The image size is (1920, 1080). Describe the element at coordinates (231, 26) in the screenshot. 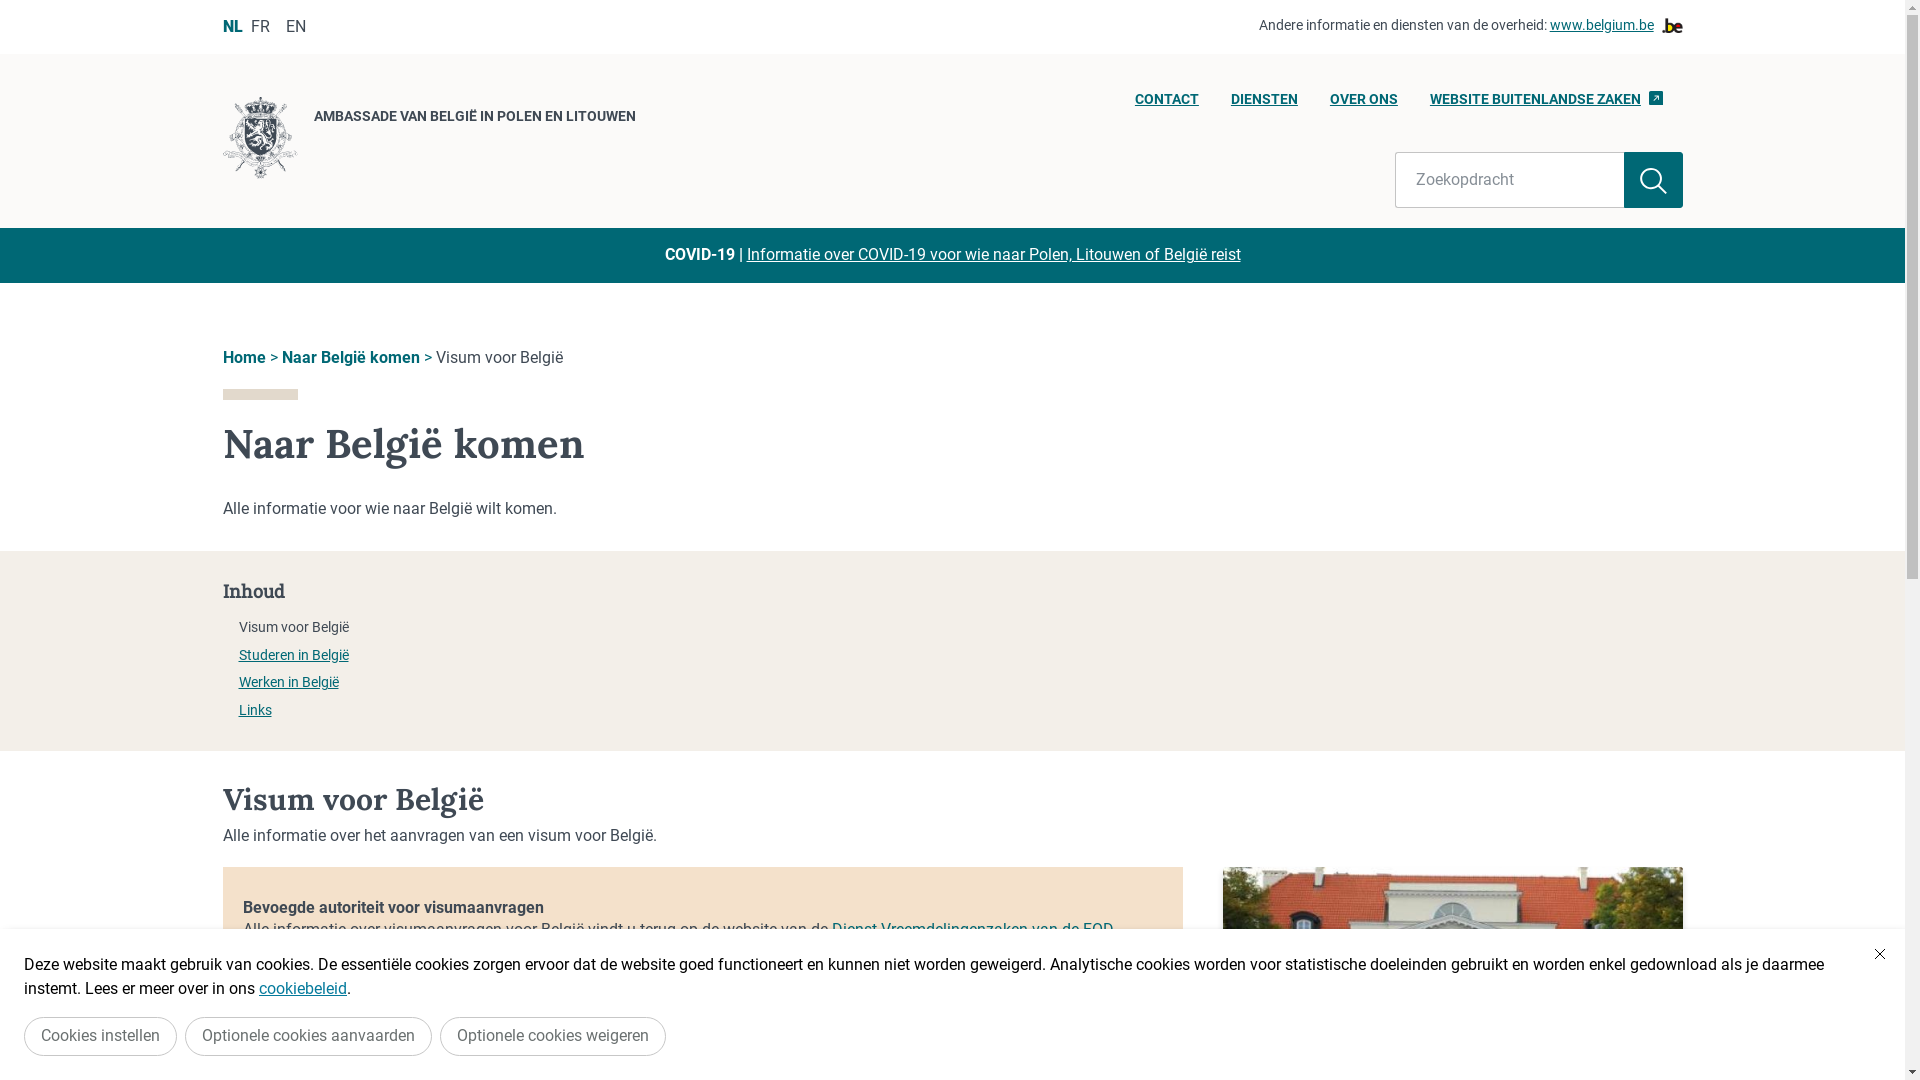

I see `'NL'` at that location.